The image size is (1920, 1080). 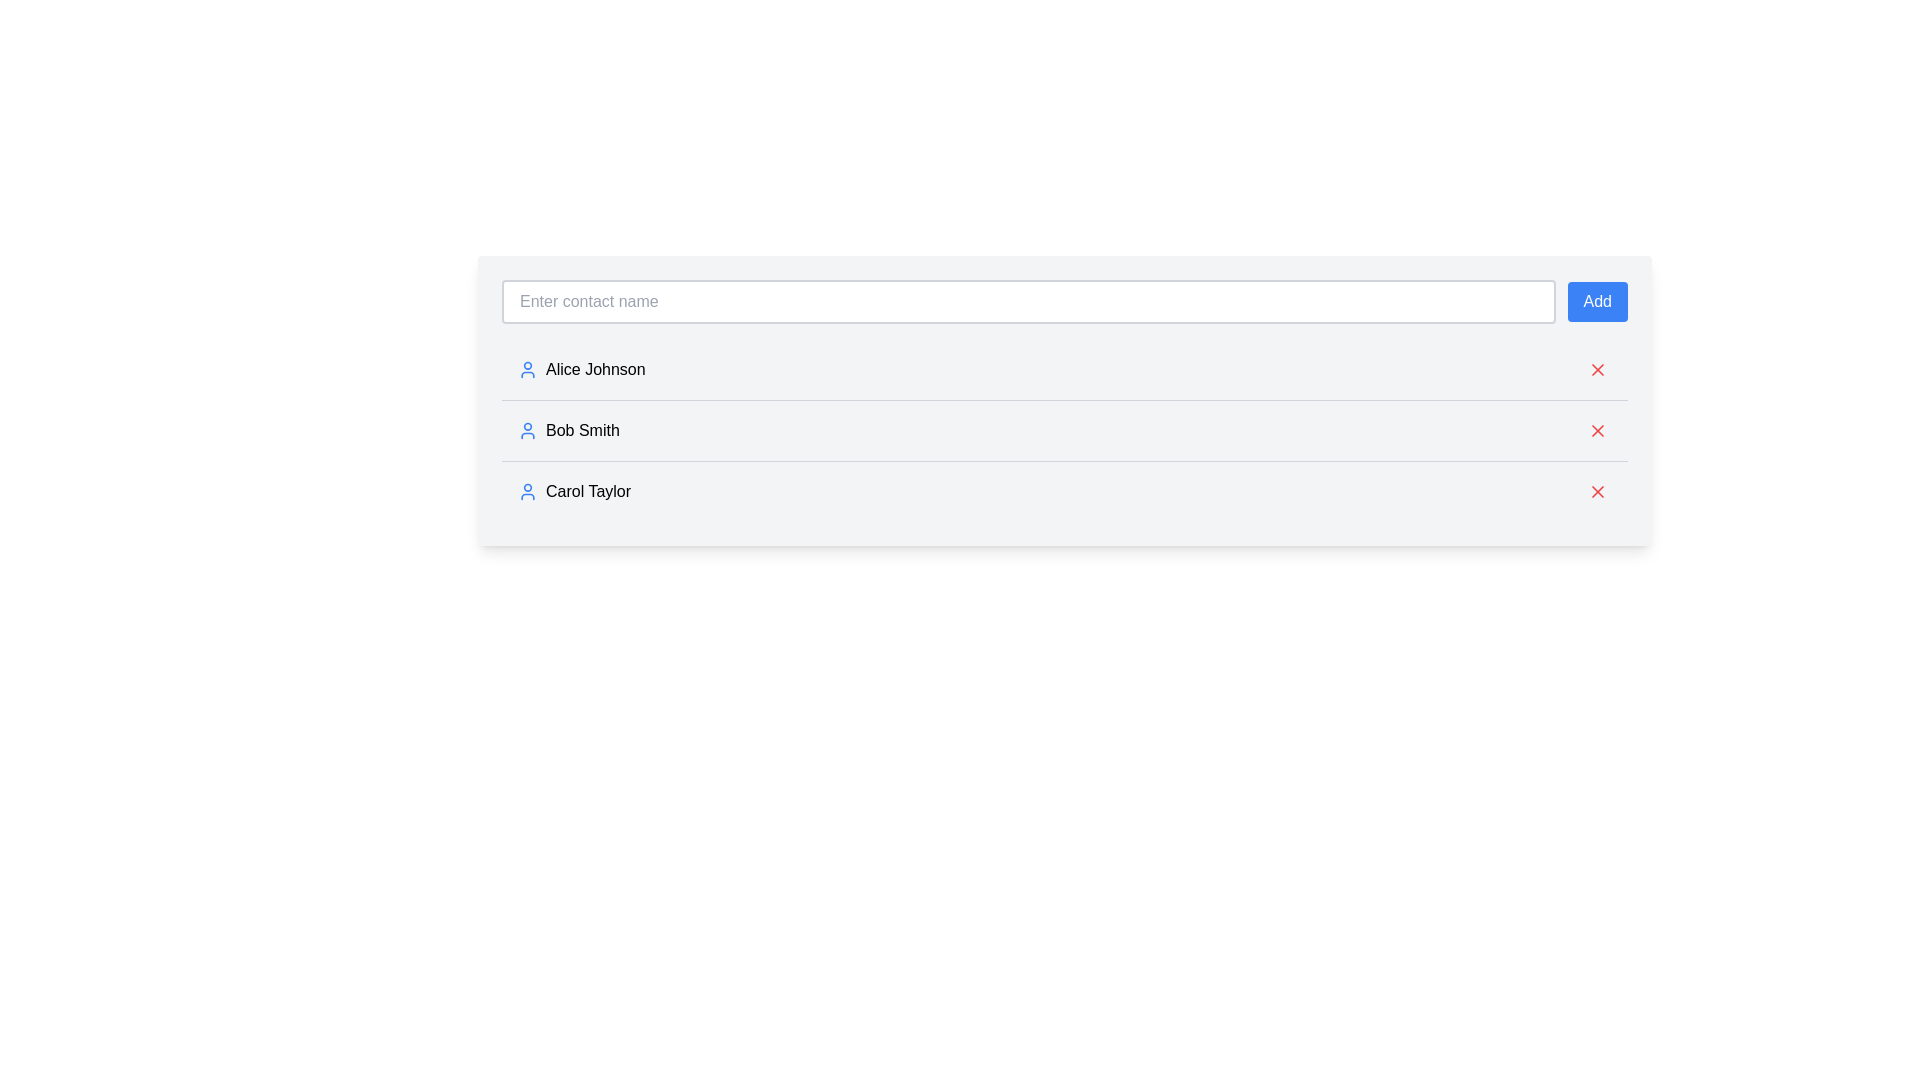 I want to click on the user profile icon, which is characterized by its circular head and semi-rounded shoulders in blue, located to the left of the text 'Alice Johnson', so click(x=528, y=370).